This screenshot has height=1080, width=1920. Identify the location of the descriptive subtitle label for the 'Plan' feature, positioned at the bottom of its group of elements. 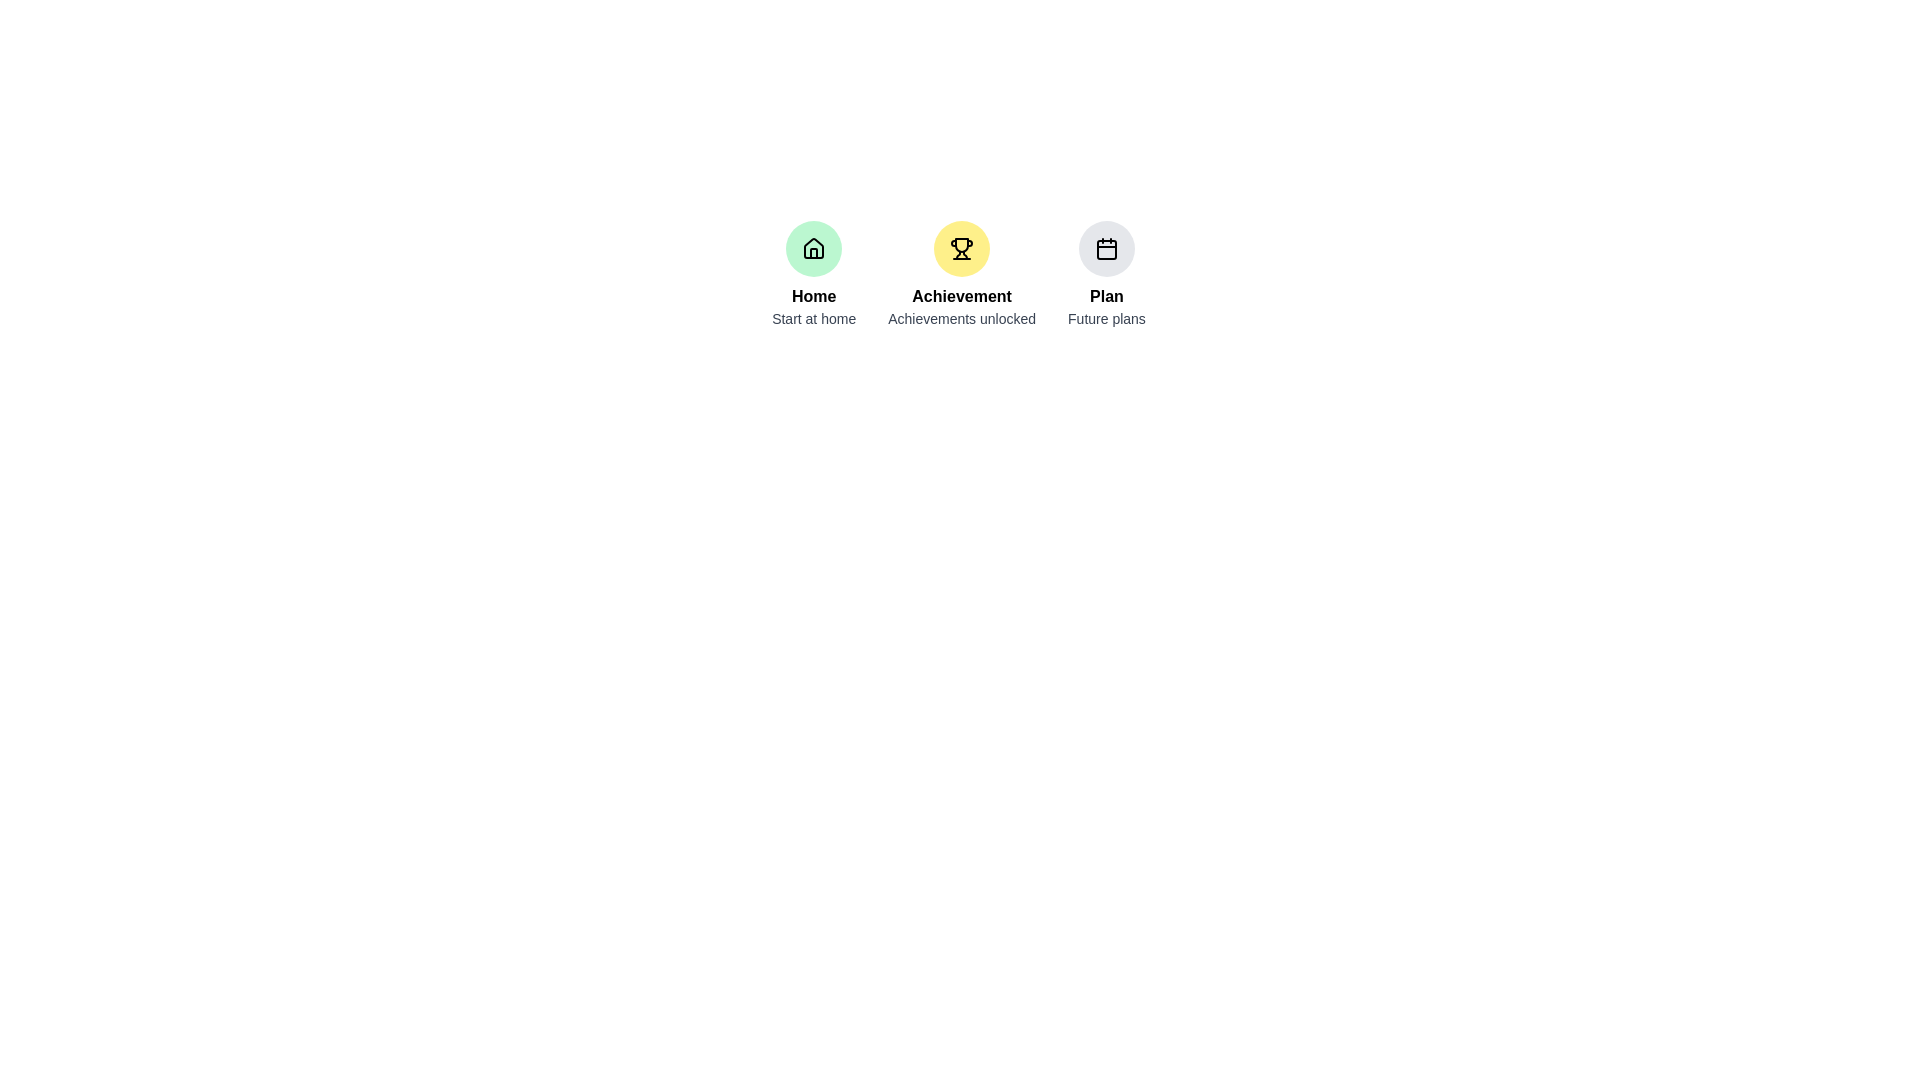
(1105, 318).